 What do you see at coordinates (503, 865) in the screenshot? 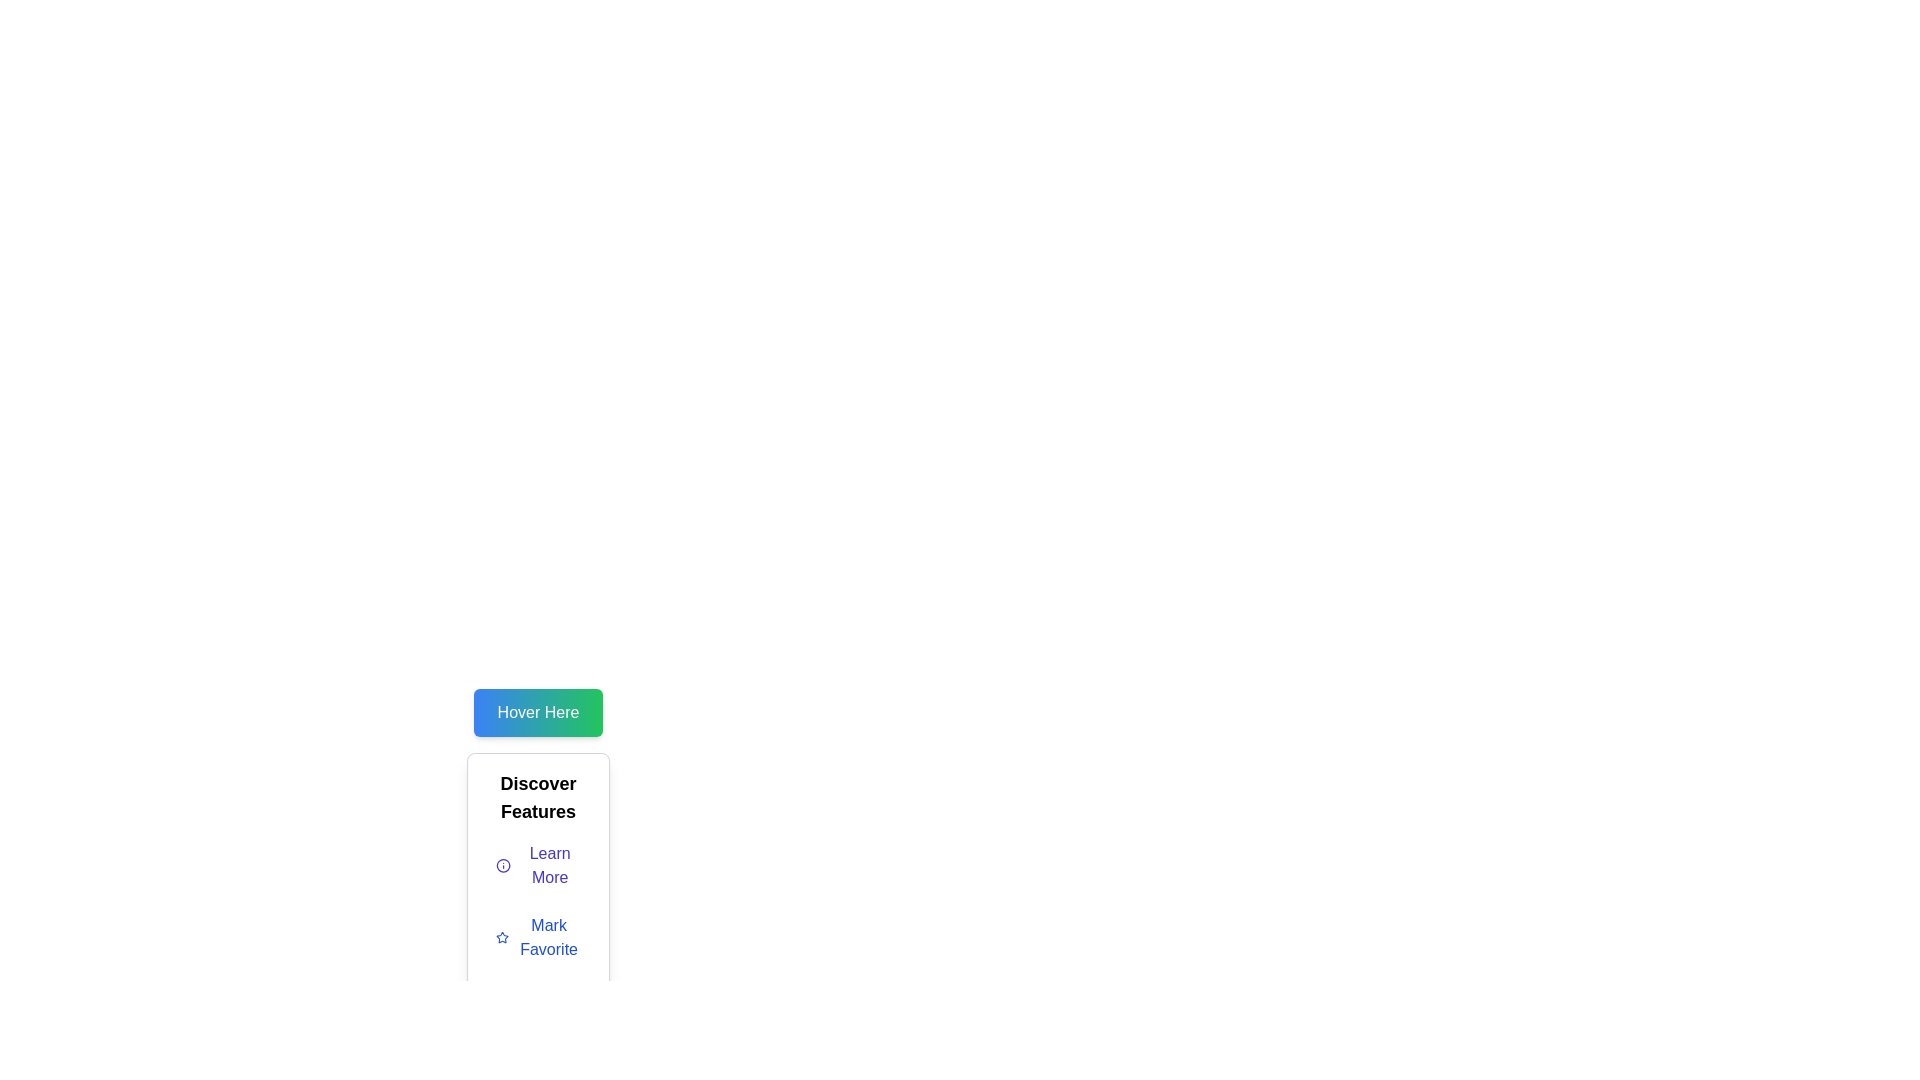
I see `the circular shape located centrally within the icon` at bounding box center [503, 865].